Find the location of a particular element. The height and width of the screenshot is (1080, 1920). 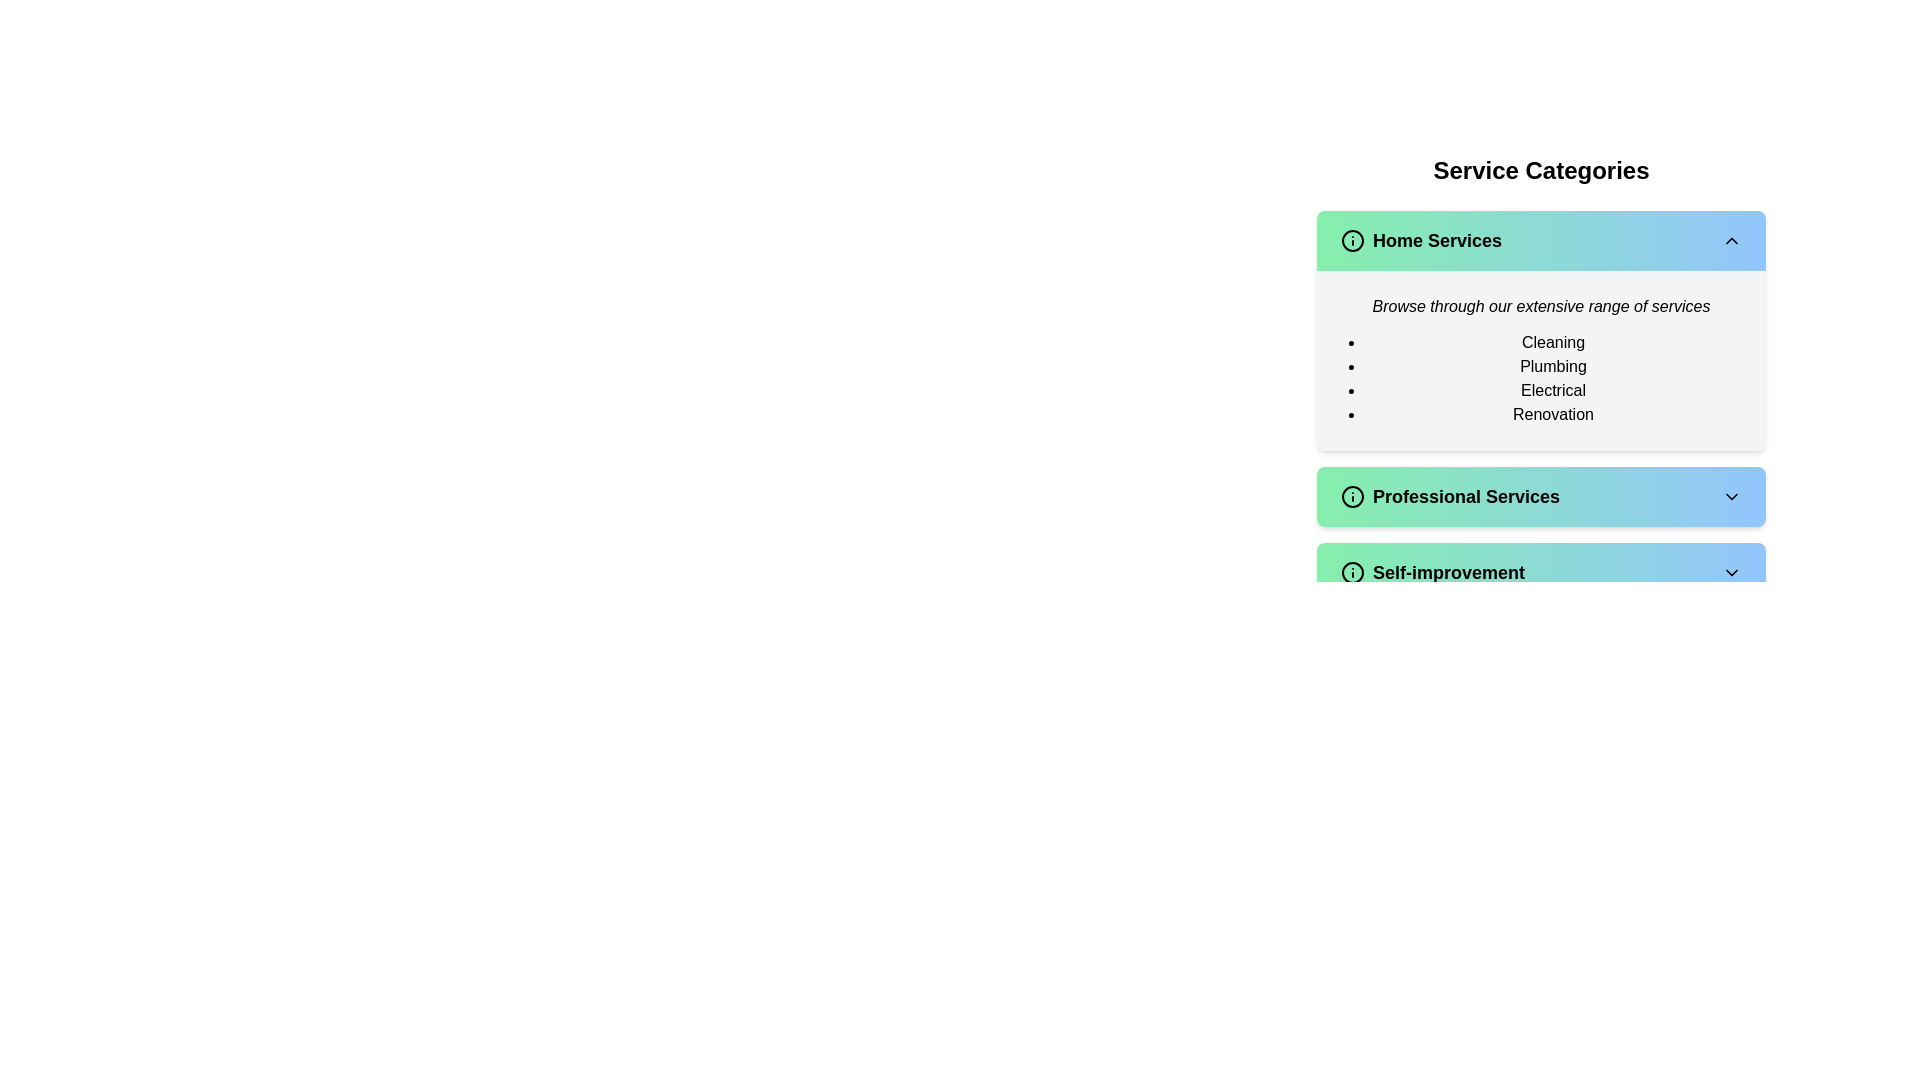

the 'Plumbing' text label in the 'Home Services' section is located at coordinates (1552, 366).